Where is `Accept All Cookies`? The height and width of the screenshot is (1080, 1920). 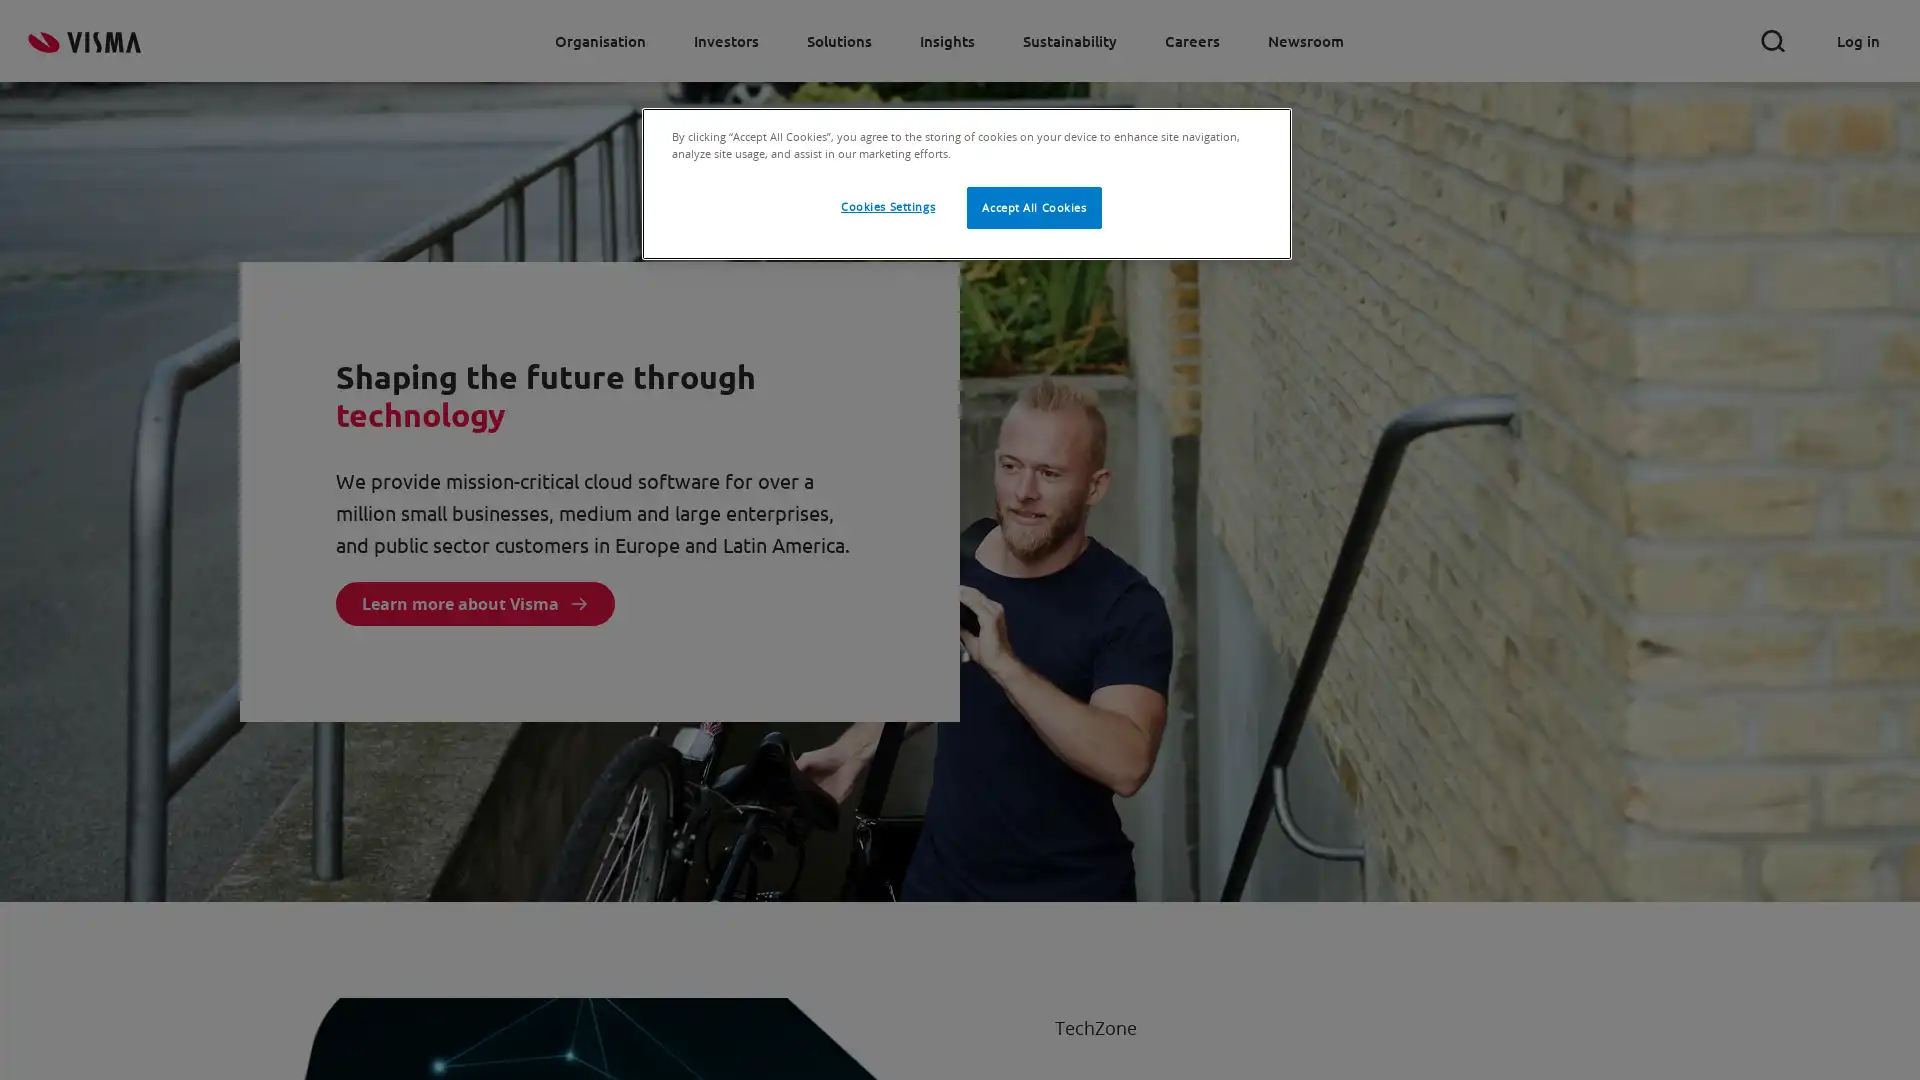 Accept All Cookies is located at coordinates (1034, 208).